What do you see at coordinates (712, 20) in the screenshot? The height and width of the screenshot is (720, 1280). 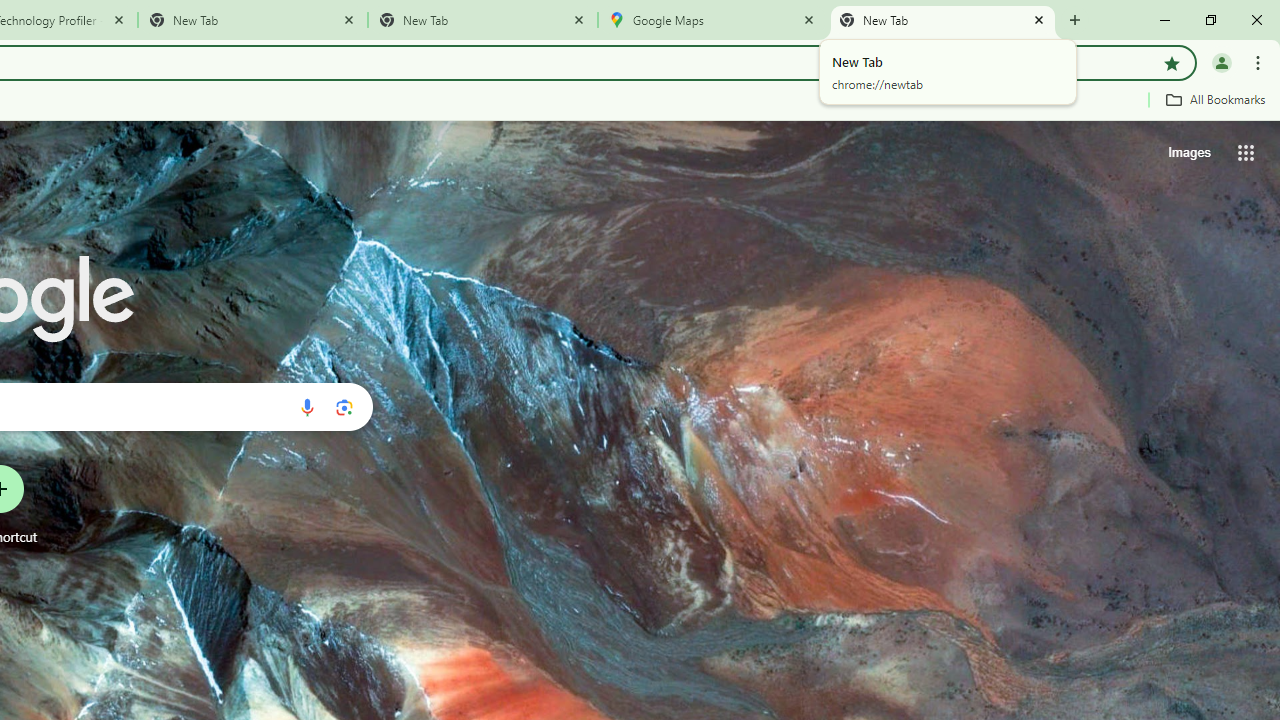 I see `'Google Maps'` at bounding box center [712, 20].